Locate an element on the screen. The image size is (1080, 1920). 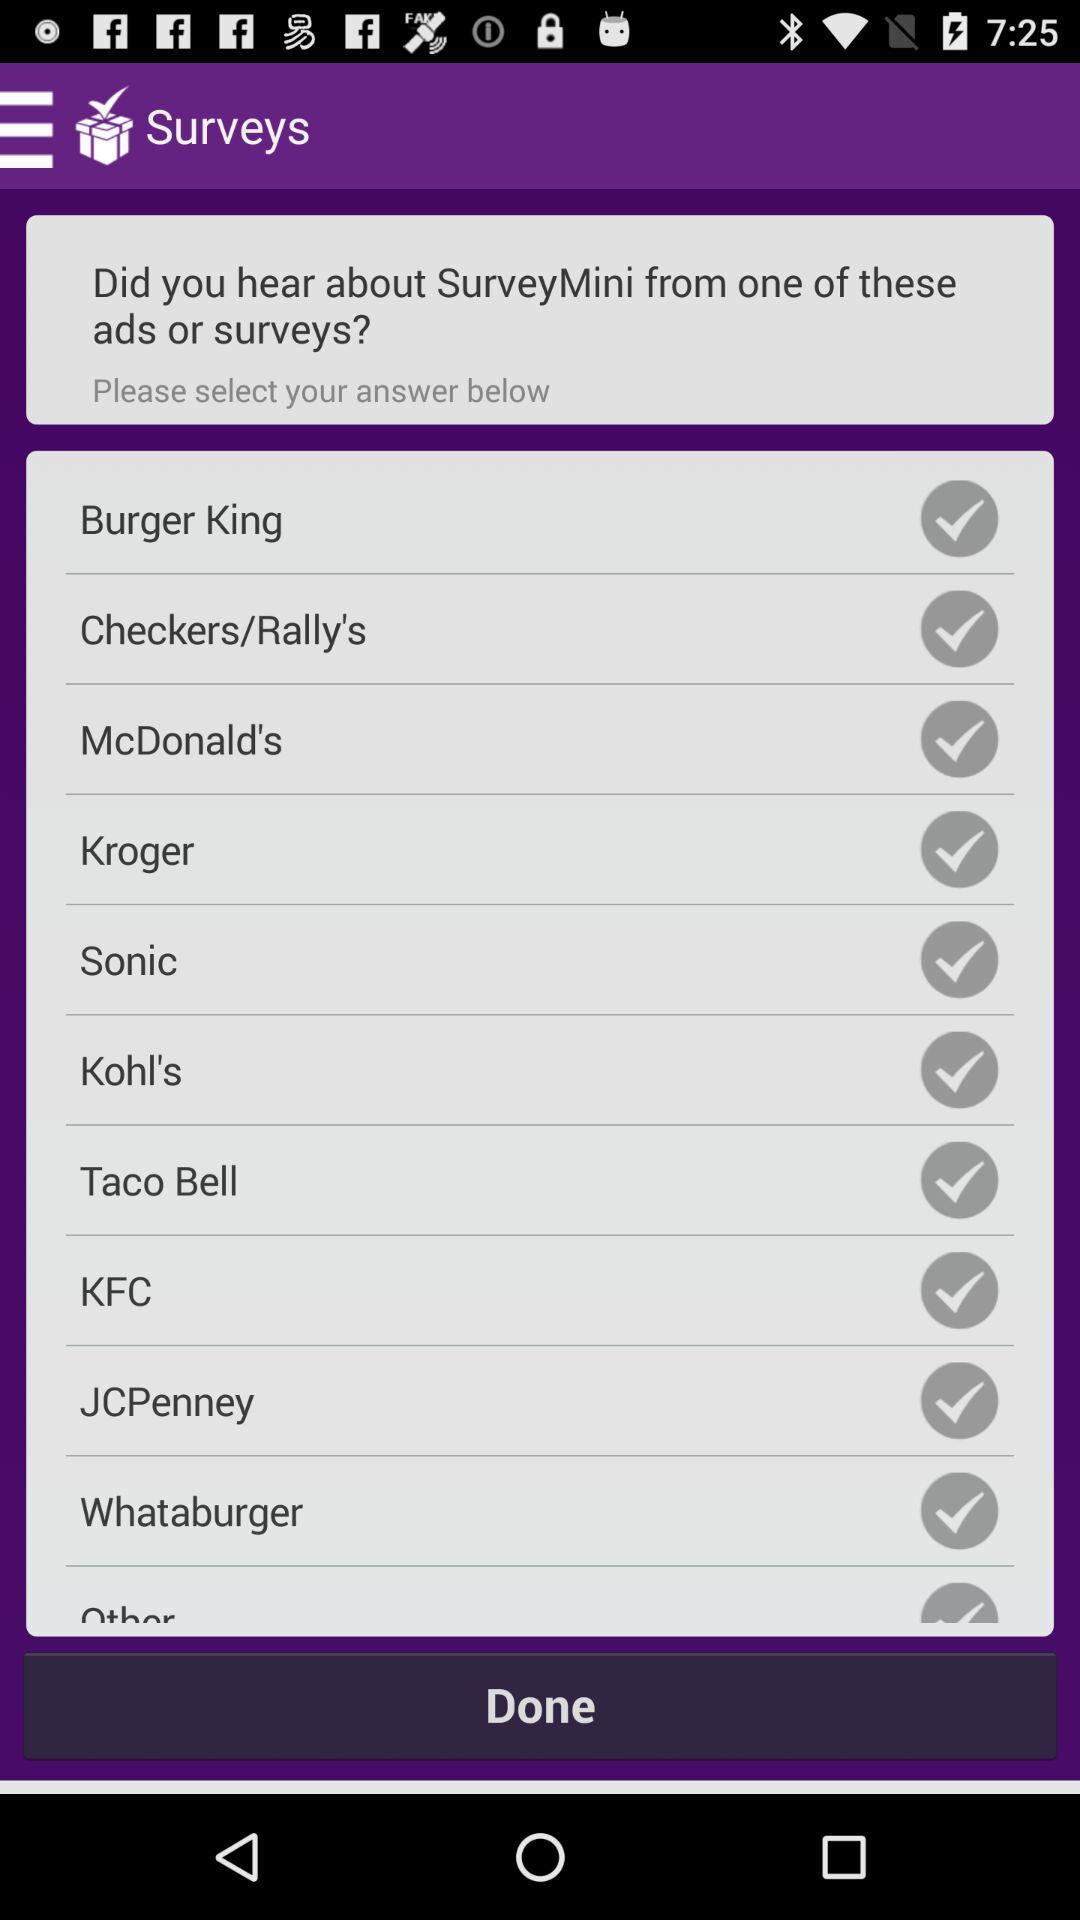
whataburger icon is located at coordinates (540, 1510).